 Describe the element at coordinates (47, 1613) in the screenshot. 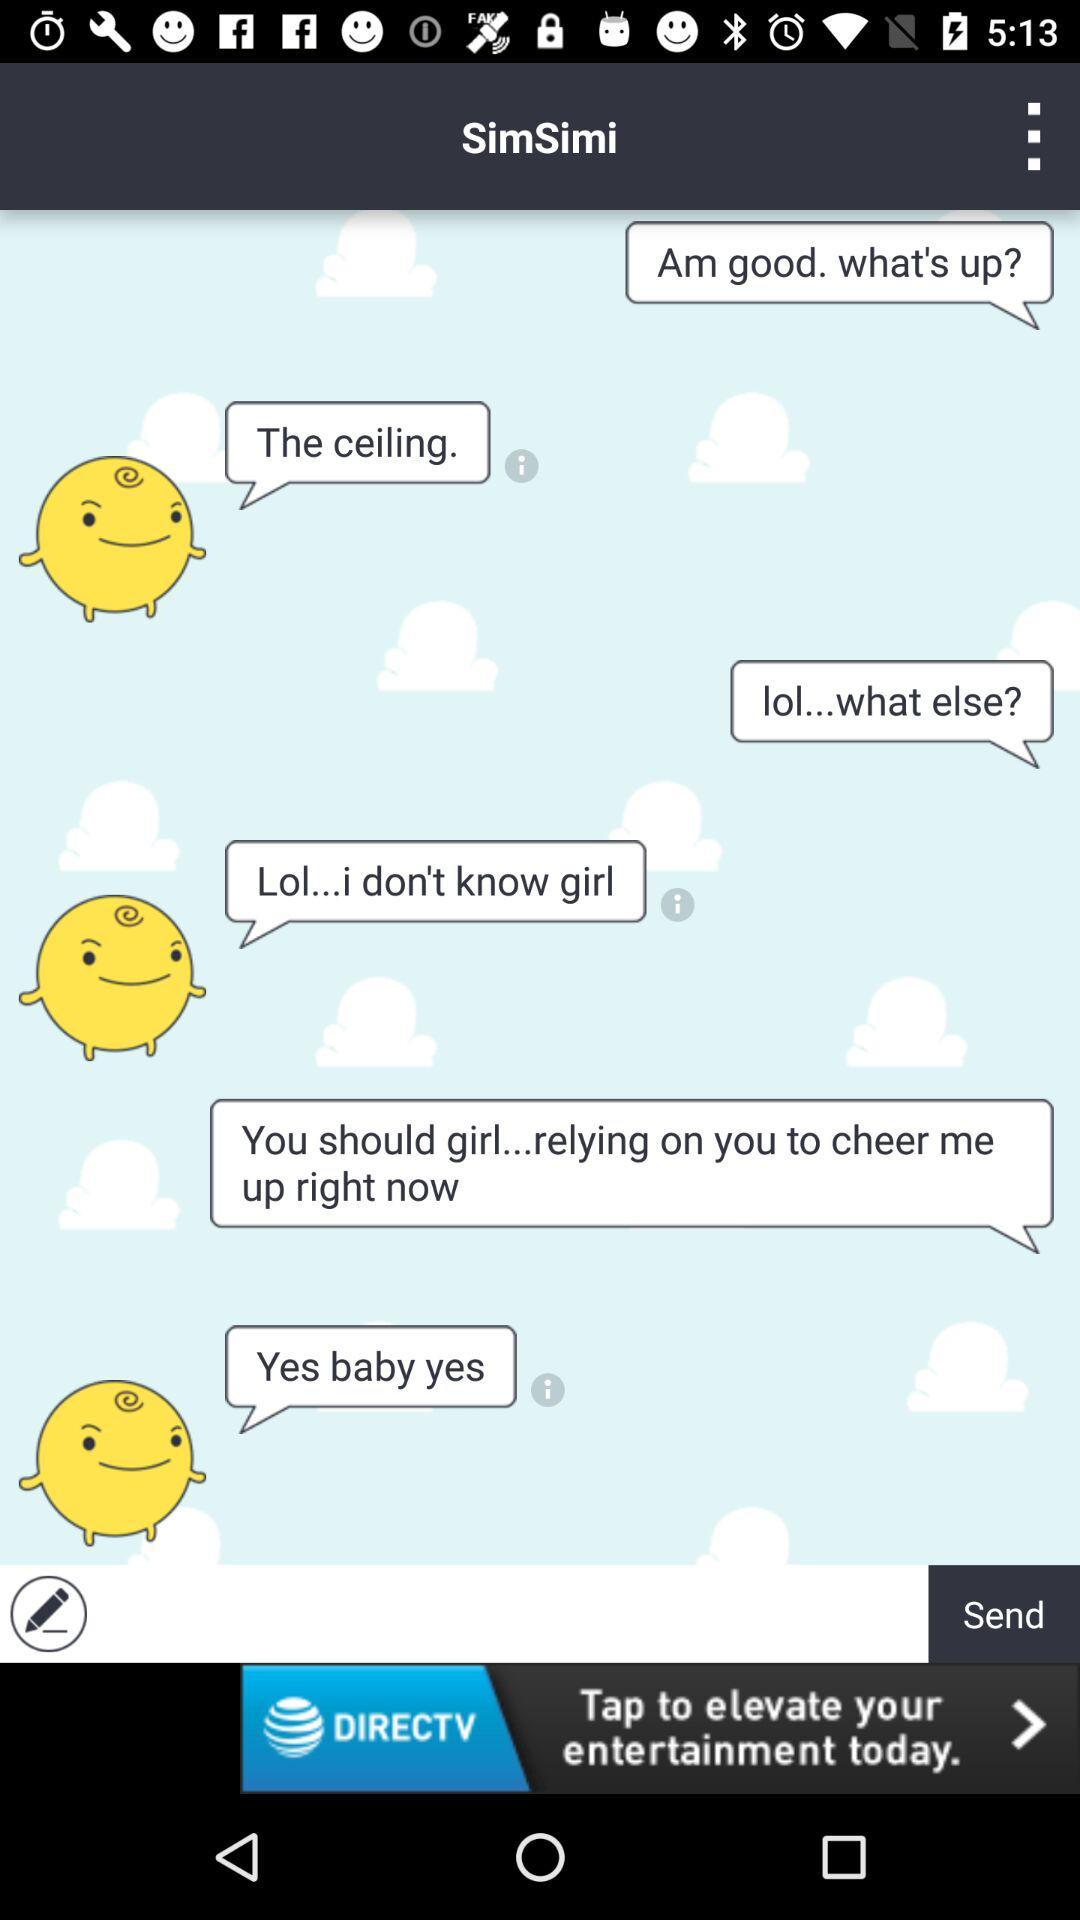

I see `the edit icon` at that location.